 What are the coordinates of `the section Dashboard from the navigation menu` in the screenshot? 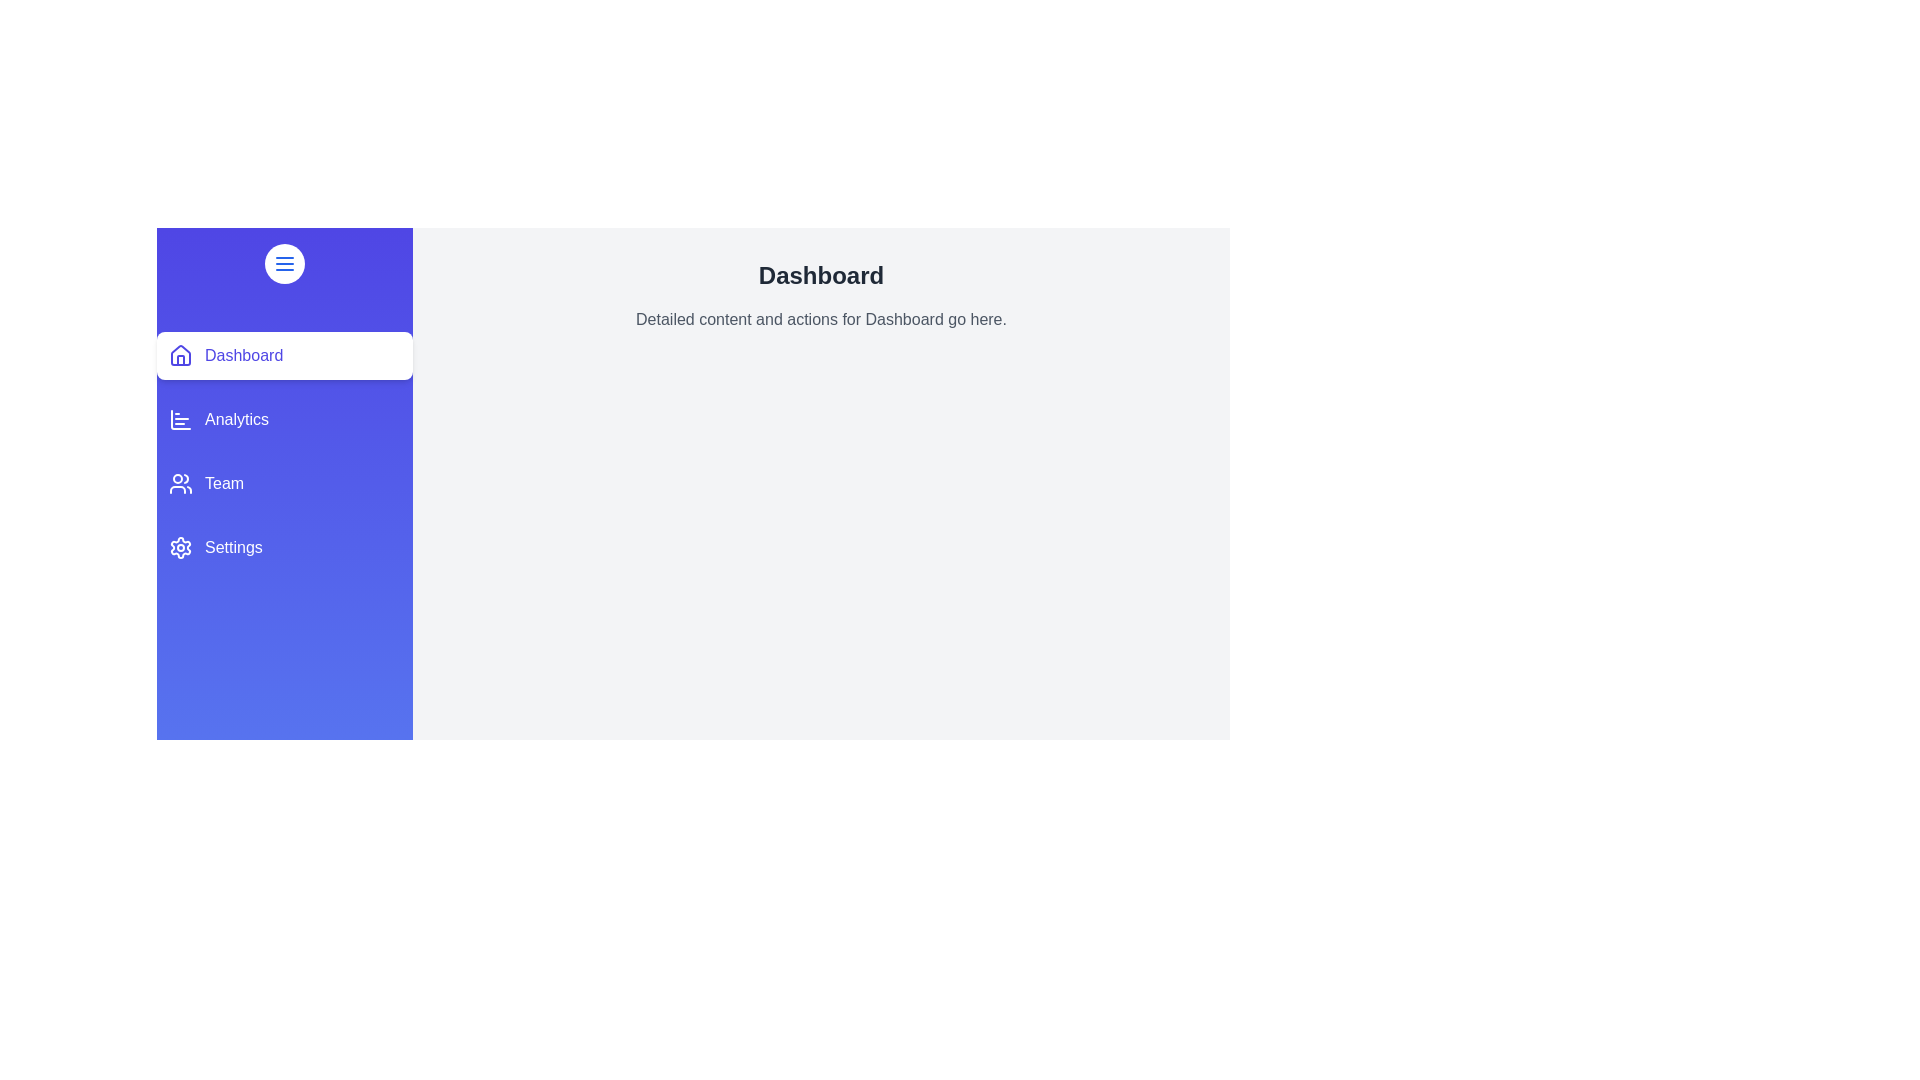 It's located at (283, 354).